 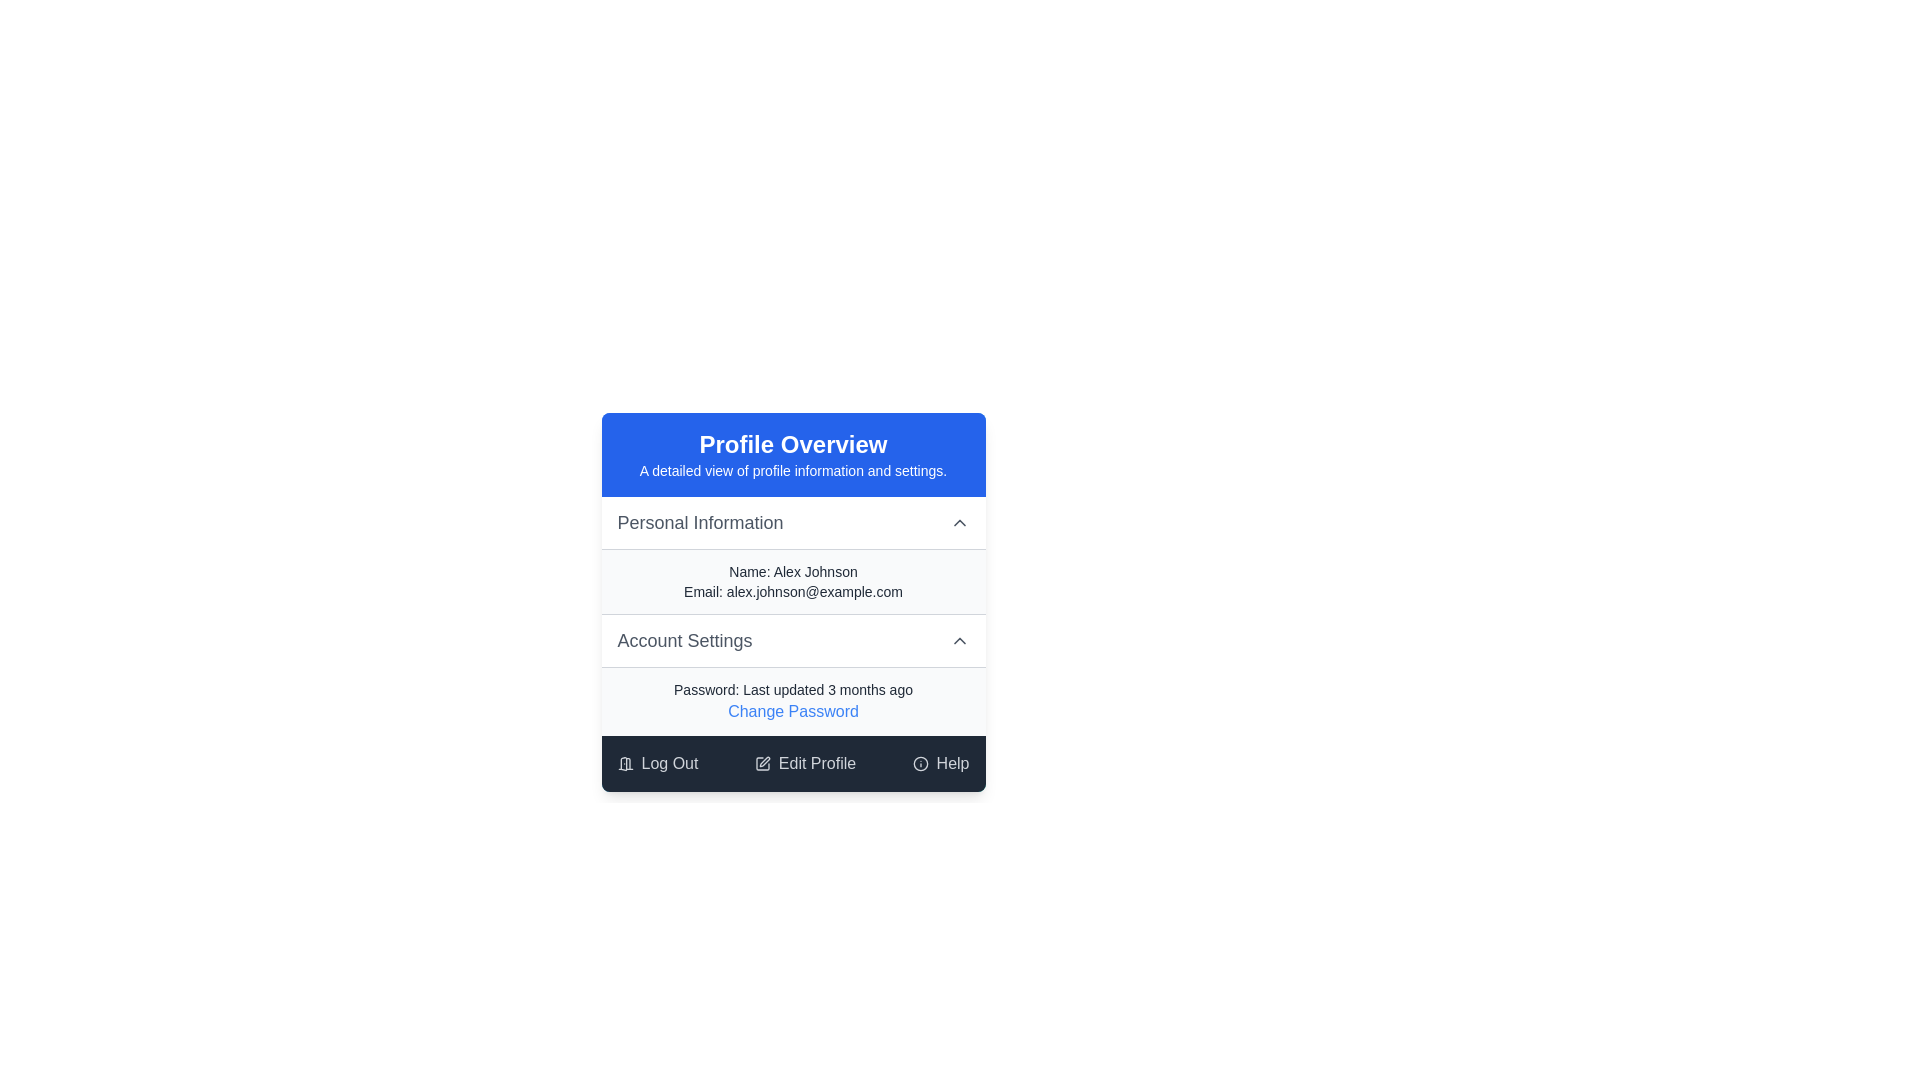 I want to click on the 'Change Password' hyperlink located below the text 'Password: Last updated 3 months ago' in the 'Account Settings' section, so click(x=792, y=711).